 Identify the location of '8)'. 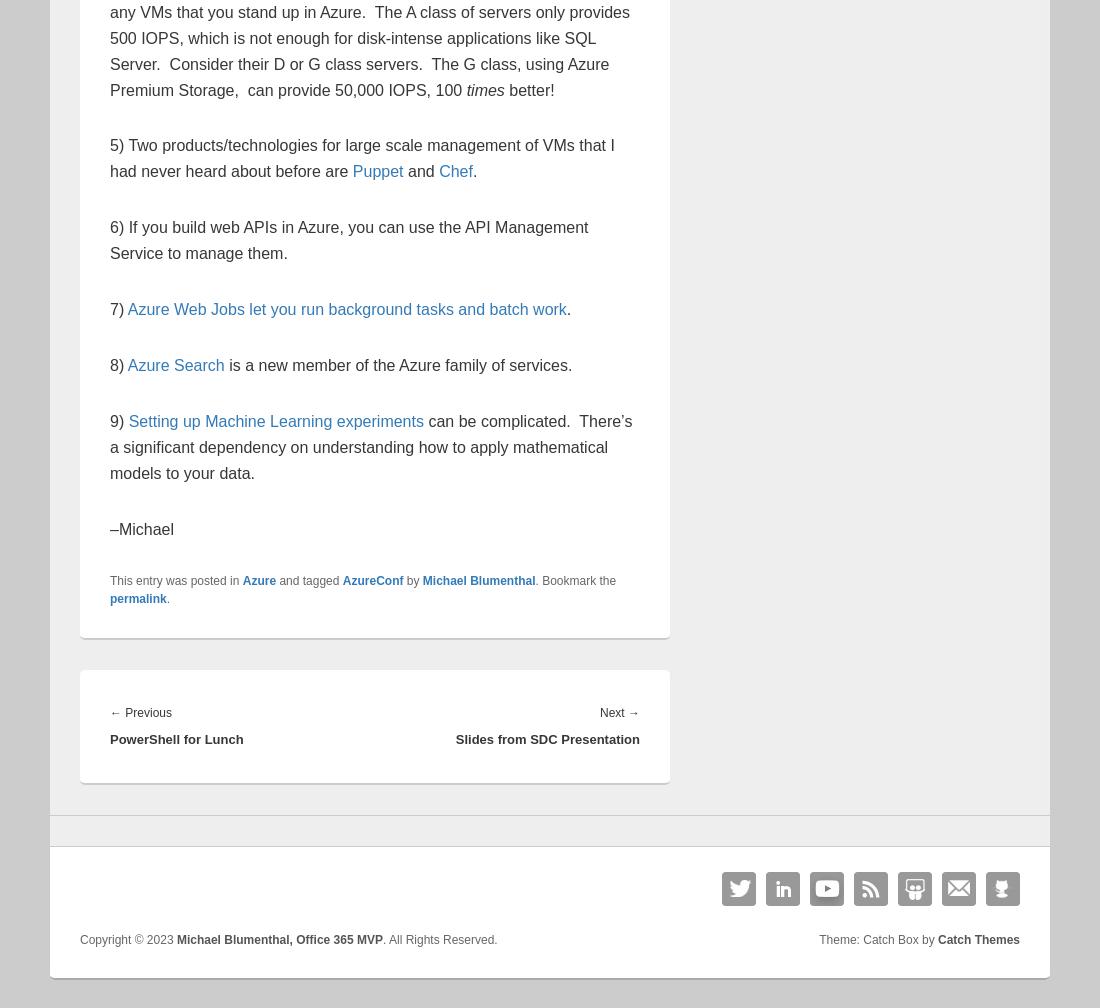
(118, 364).